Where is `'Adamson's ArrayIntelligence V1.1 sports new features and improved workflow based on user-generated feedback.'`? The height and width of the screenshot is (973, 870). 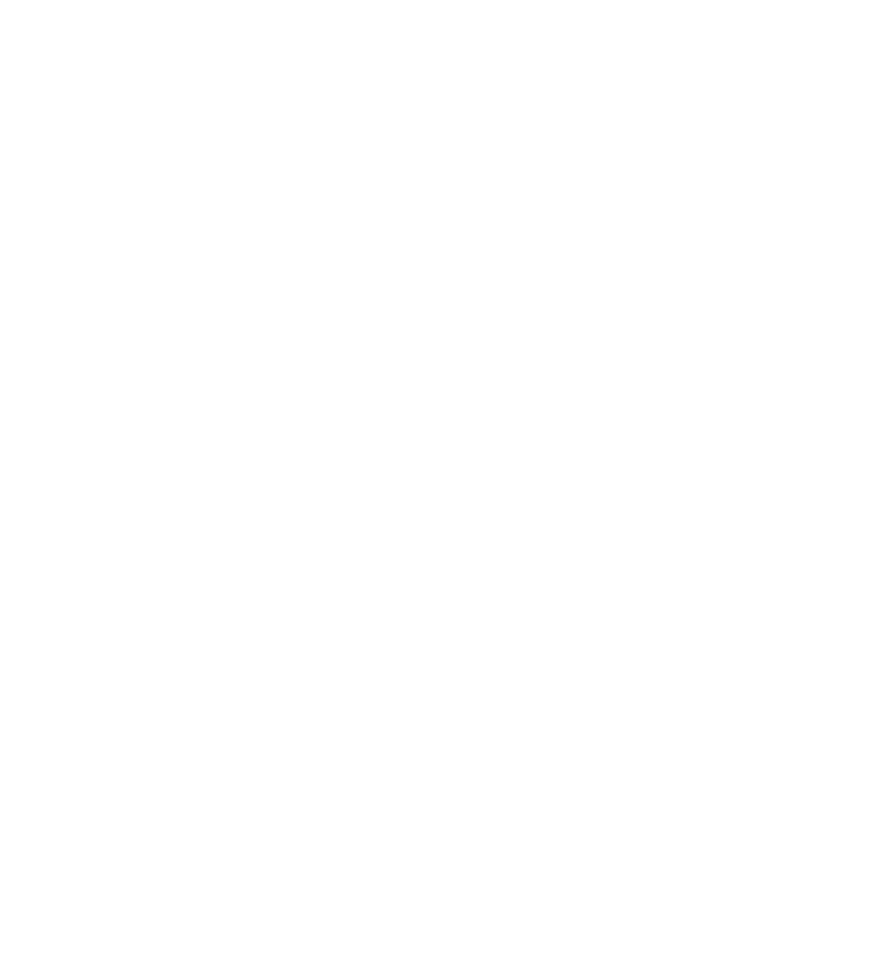 'Adamson's ArrayIntelligence V1.1 sports new features and improved workflow based on user-generated feedback.' is located at coordinates (371, 402).